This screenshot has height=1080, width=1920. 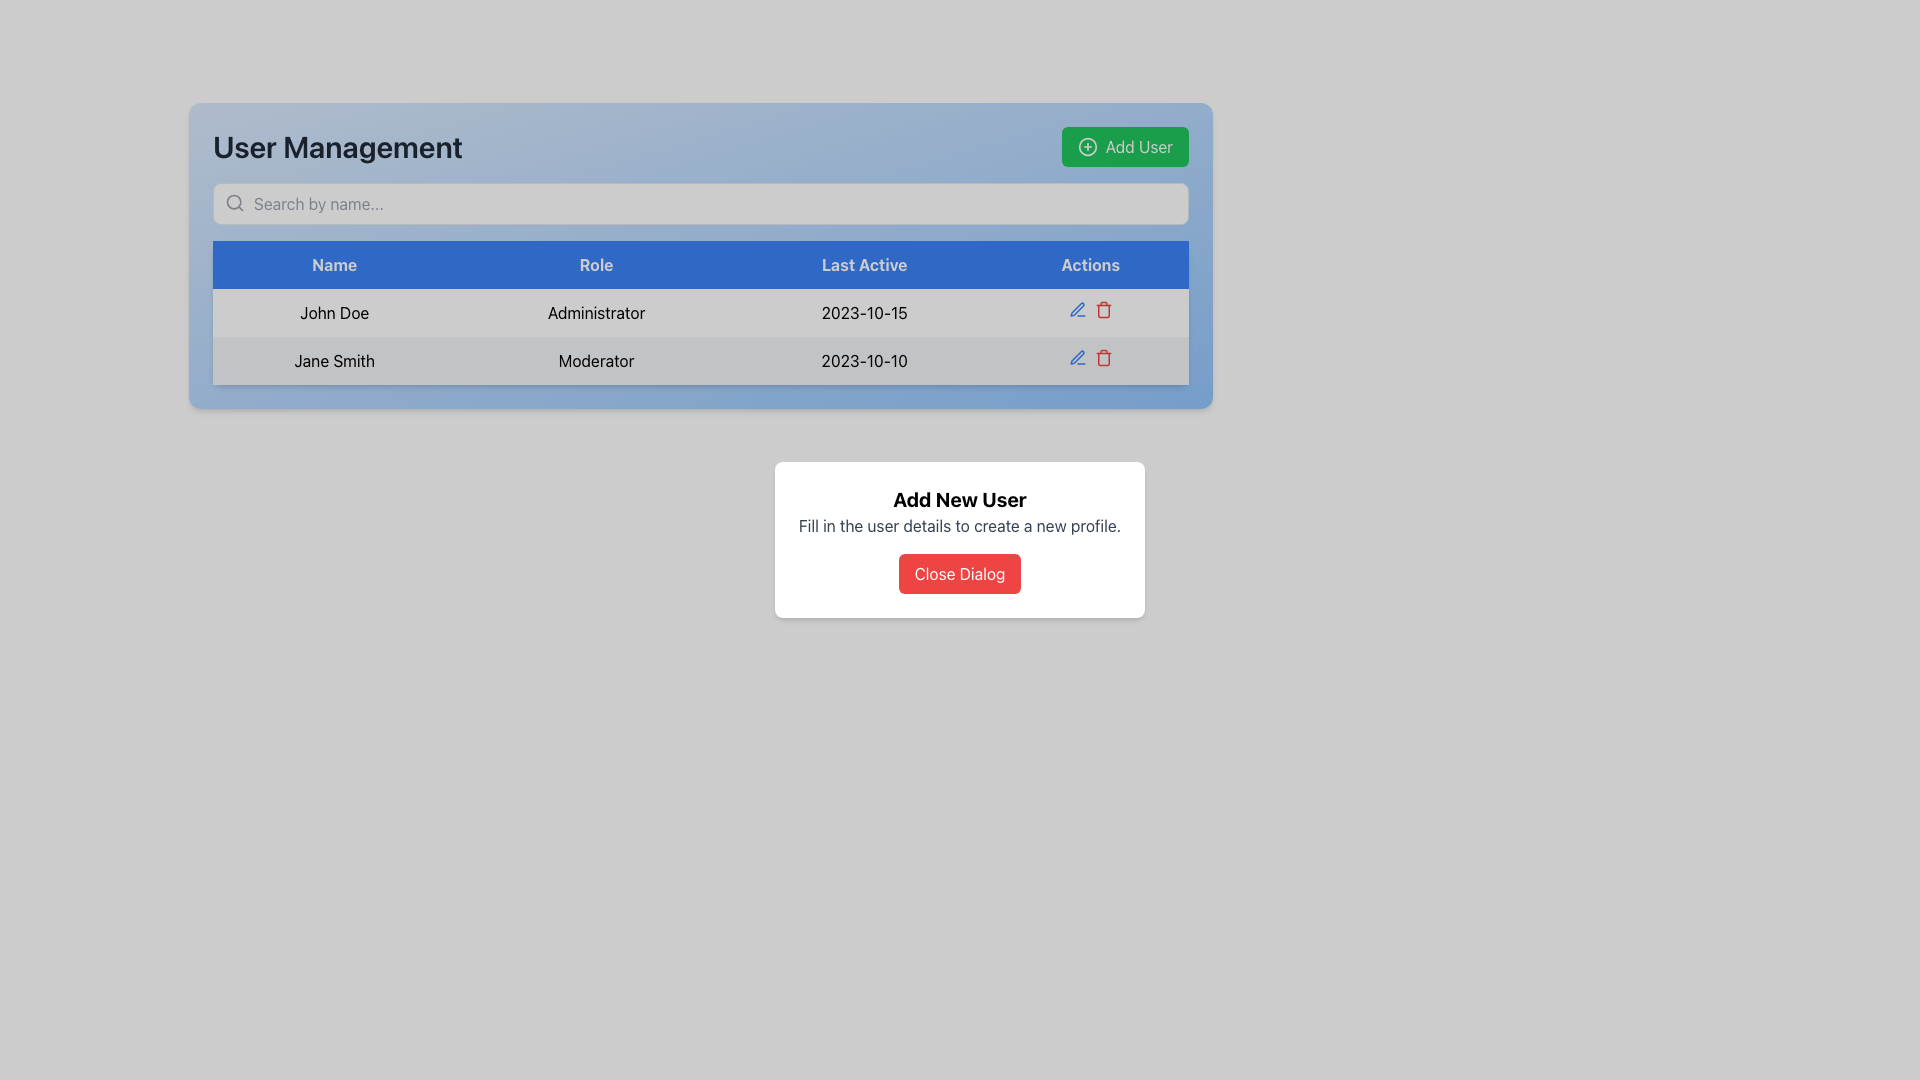 I want to click on the edit icon located in the second row under the 'Actions' column next to the 'Moderator' role, so click(x=1076, y=356).